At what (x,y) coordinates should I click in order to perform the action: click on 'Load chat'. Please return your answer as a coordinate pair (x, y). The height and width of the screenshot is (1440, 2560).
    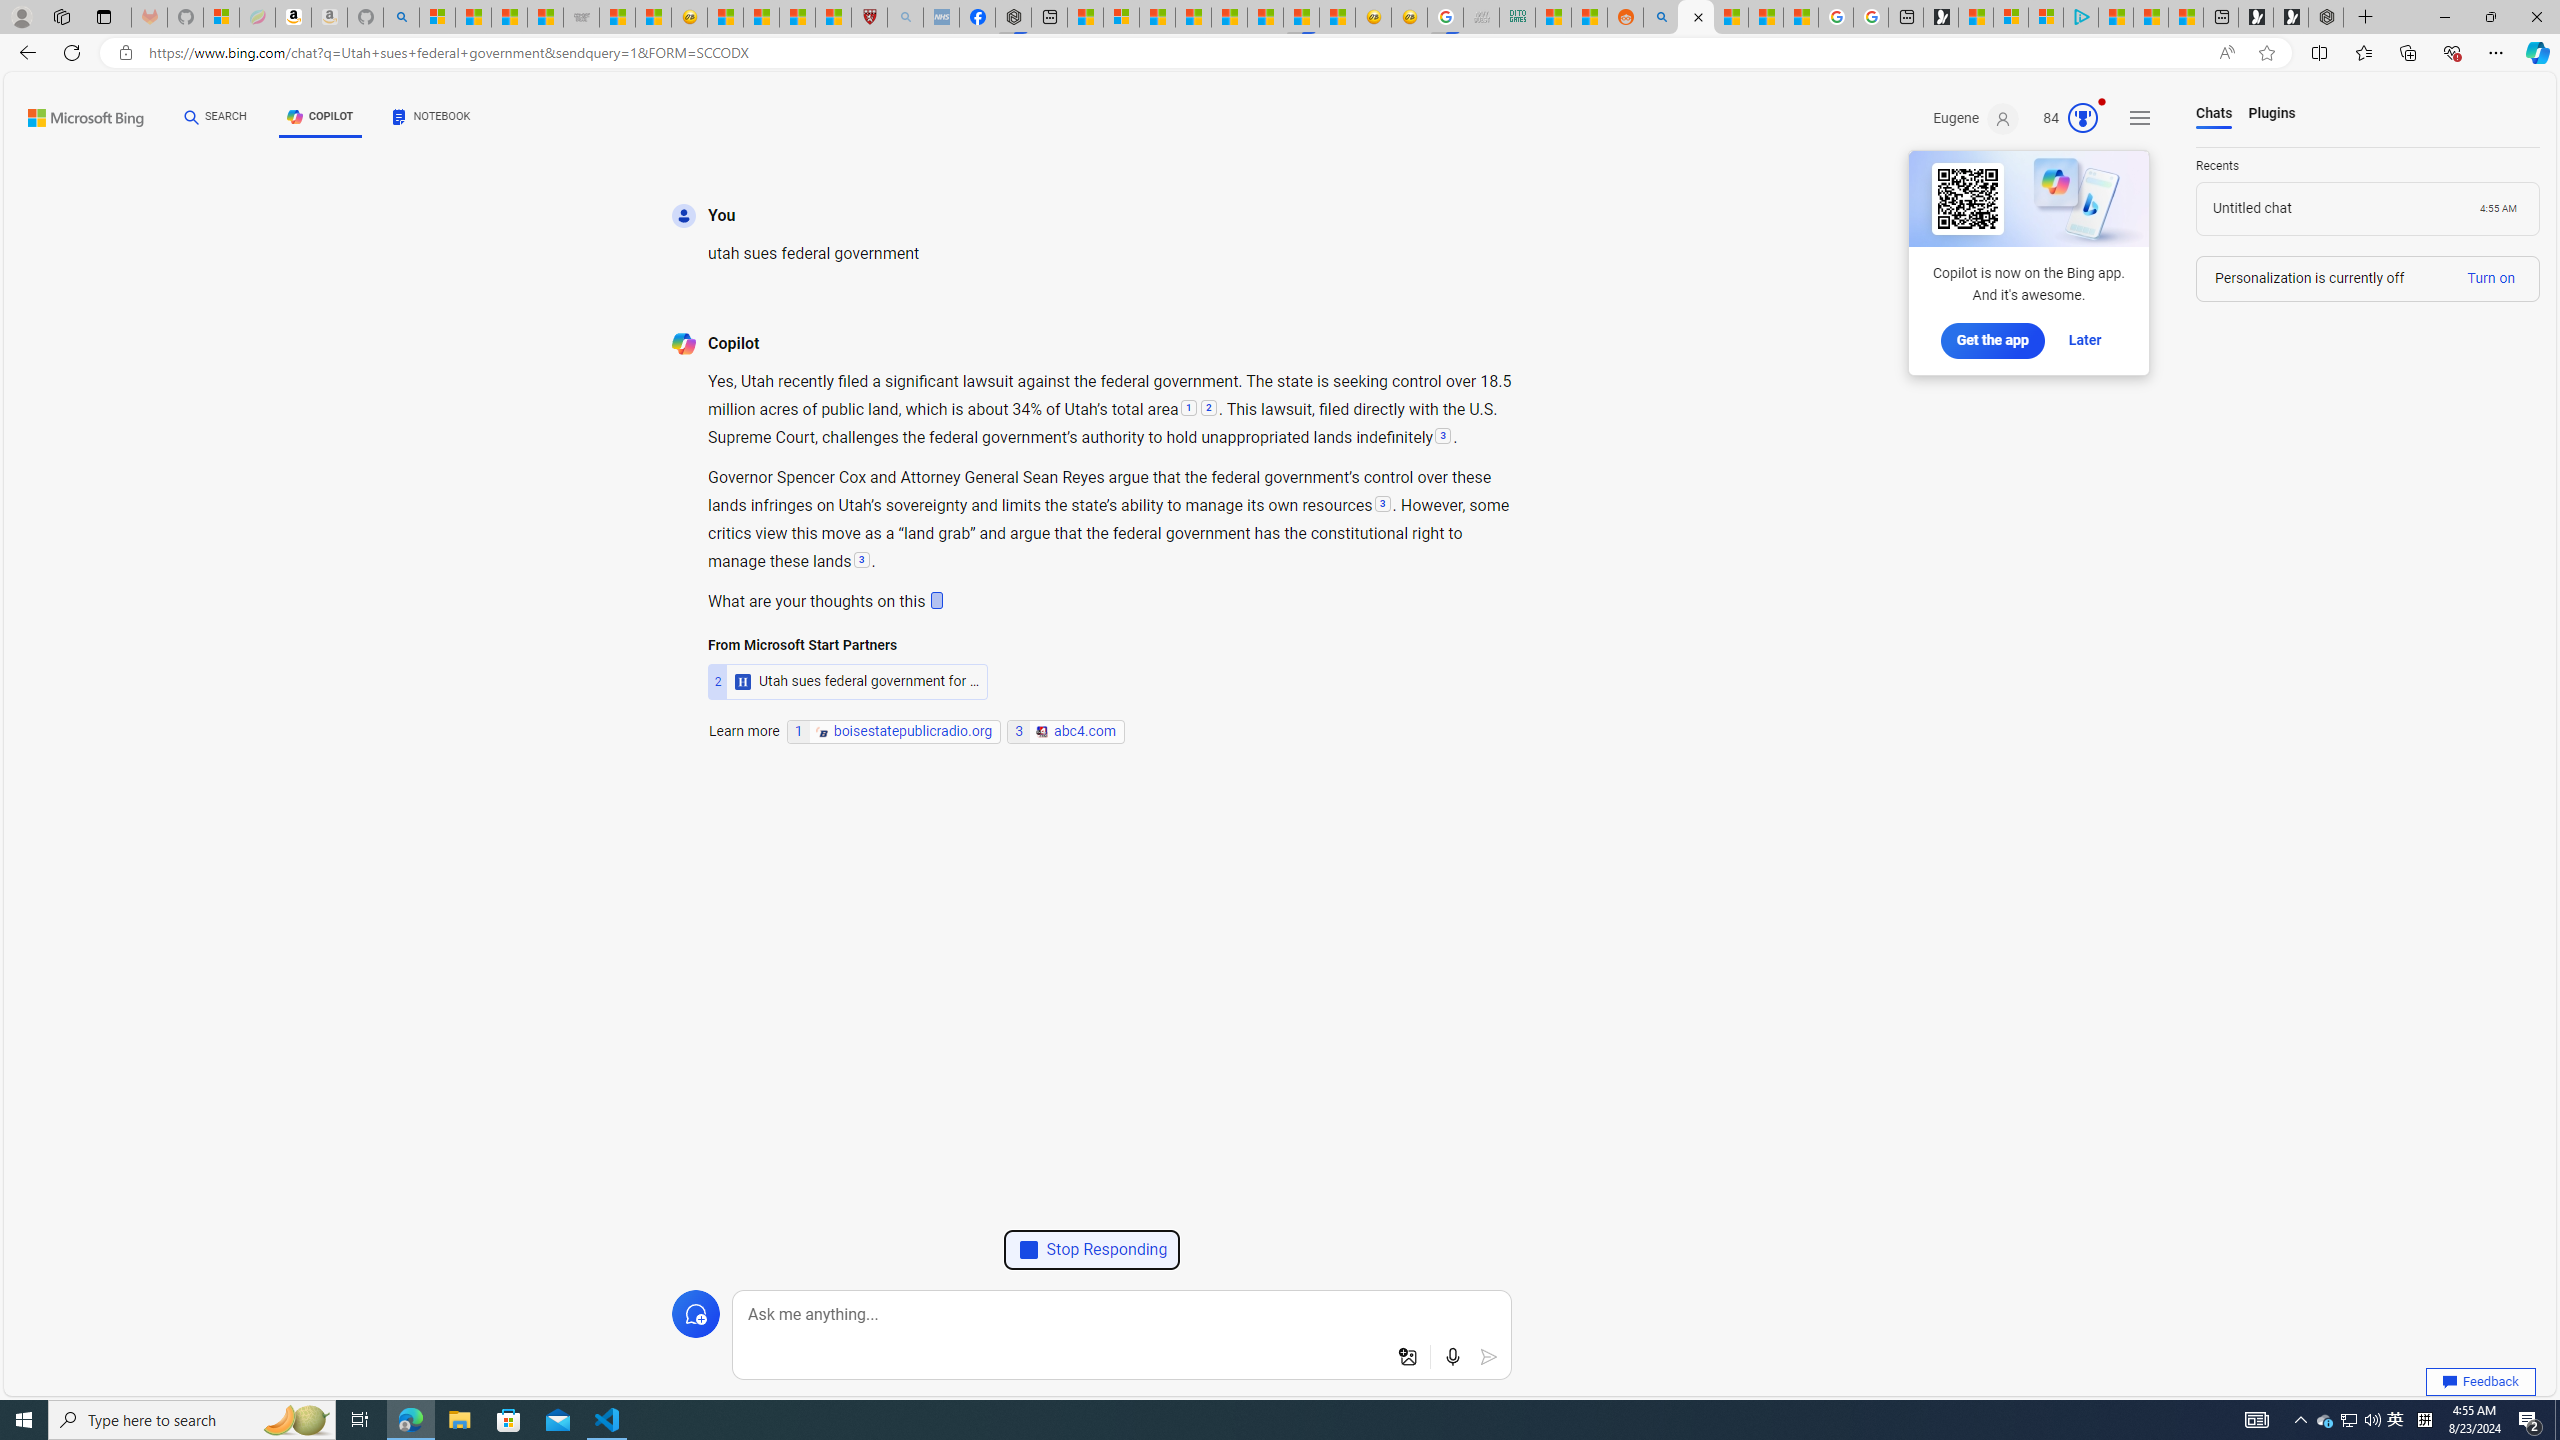
    Looking at the image, I should click on (2368, 207).